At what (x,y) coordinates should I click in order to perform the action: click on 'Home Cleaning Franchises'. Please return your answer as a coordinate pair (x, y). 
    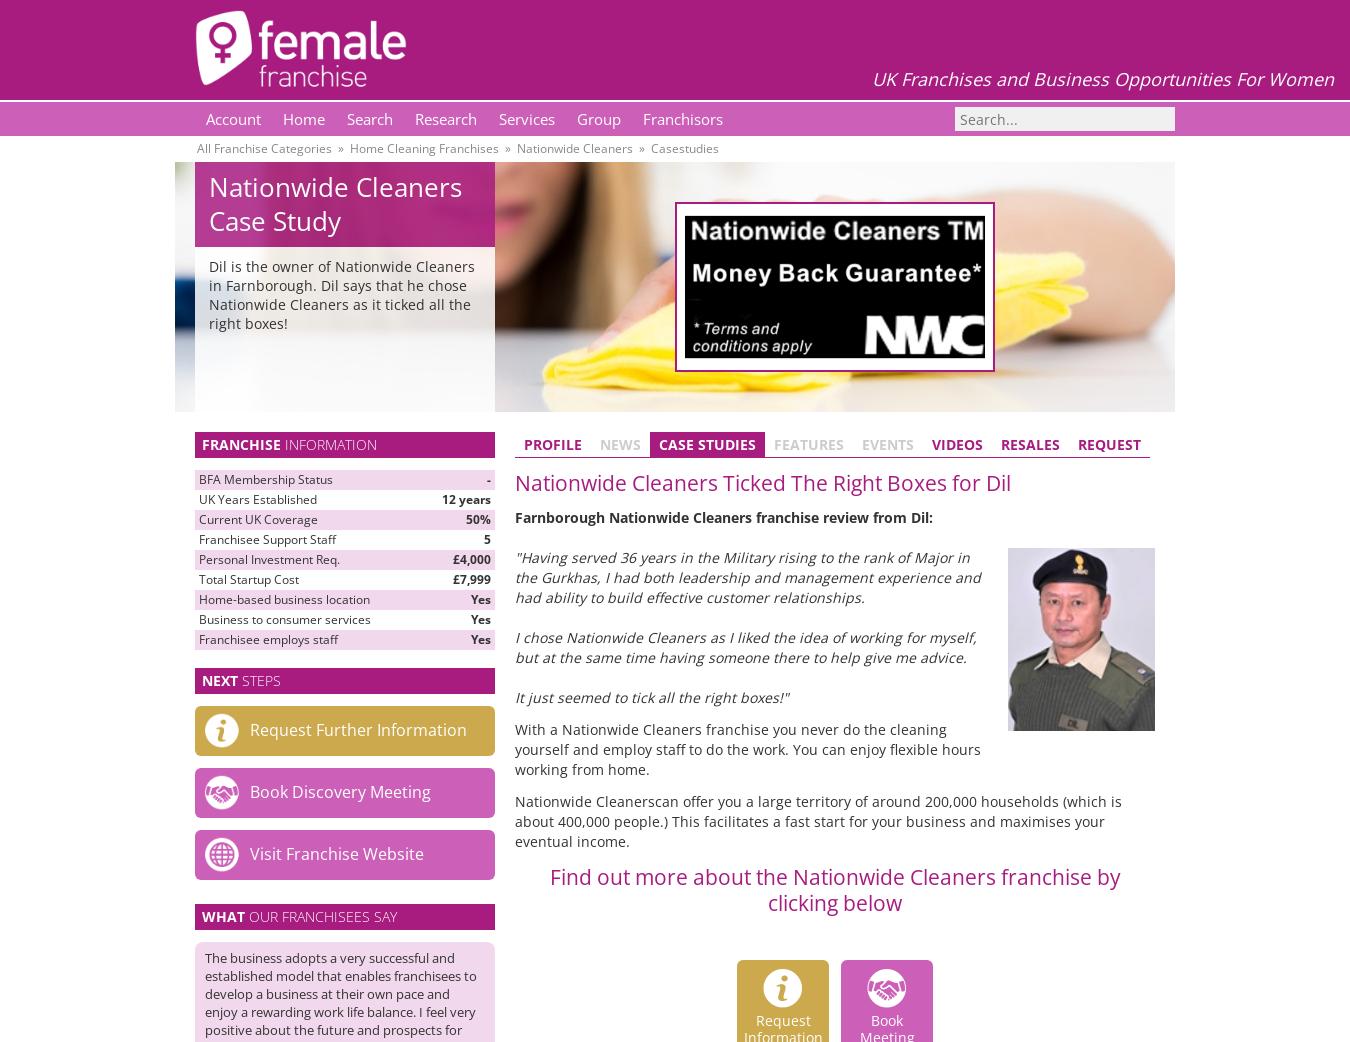
    Looking at the image, I should click on (350, 148).